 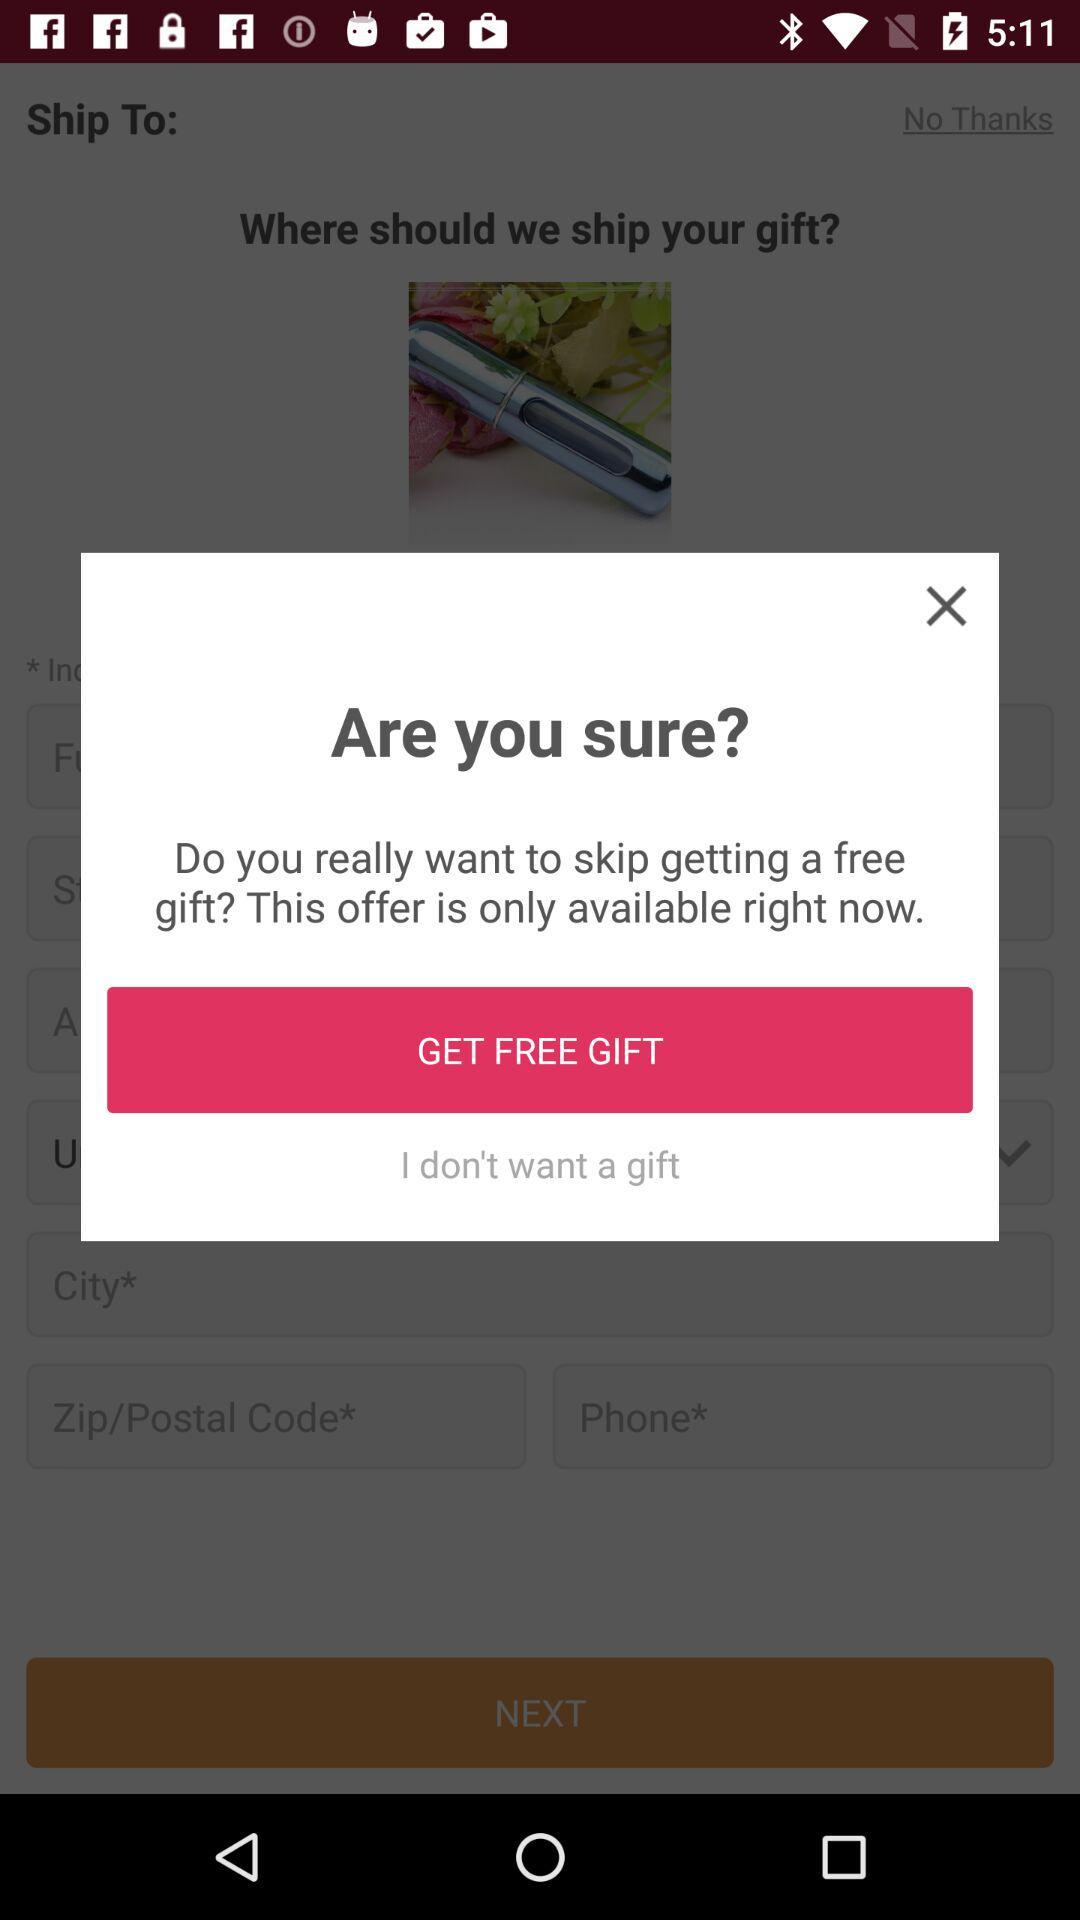 What do you see at coordinates (945, 604) in the screenshot?
I see `the icon at the top right corner` at bounding box center [945, 604].